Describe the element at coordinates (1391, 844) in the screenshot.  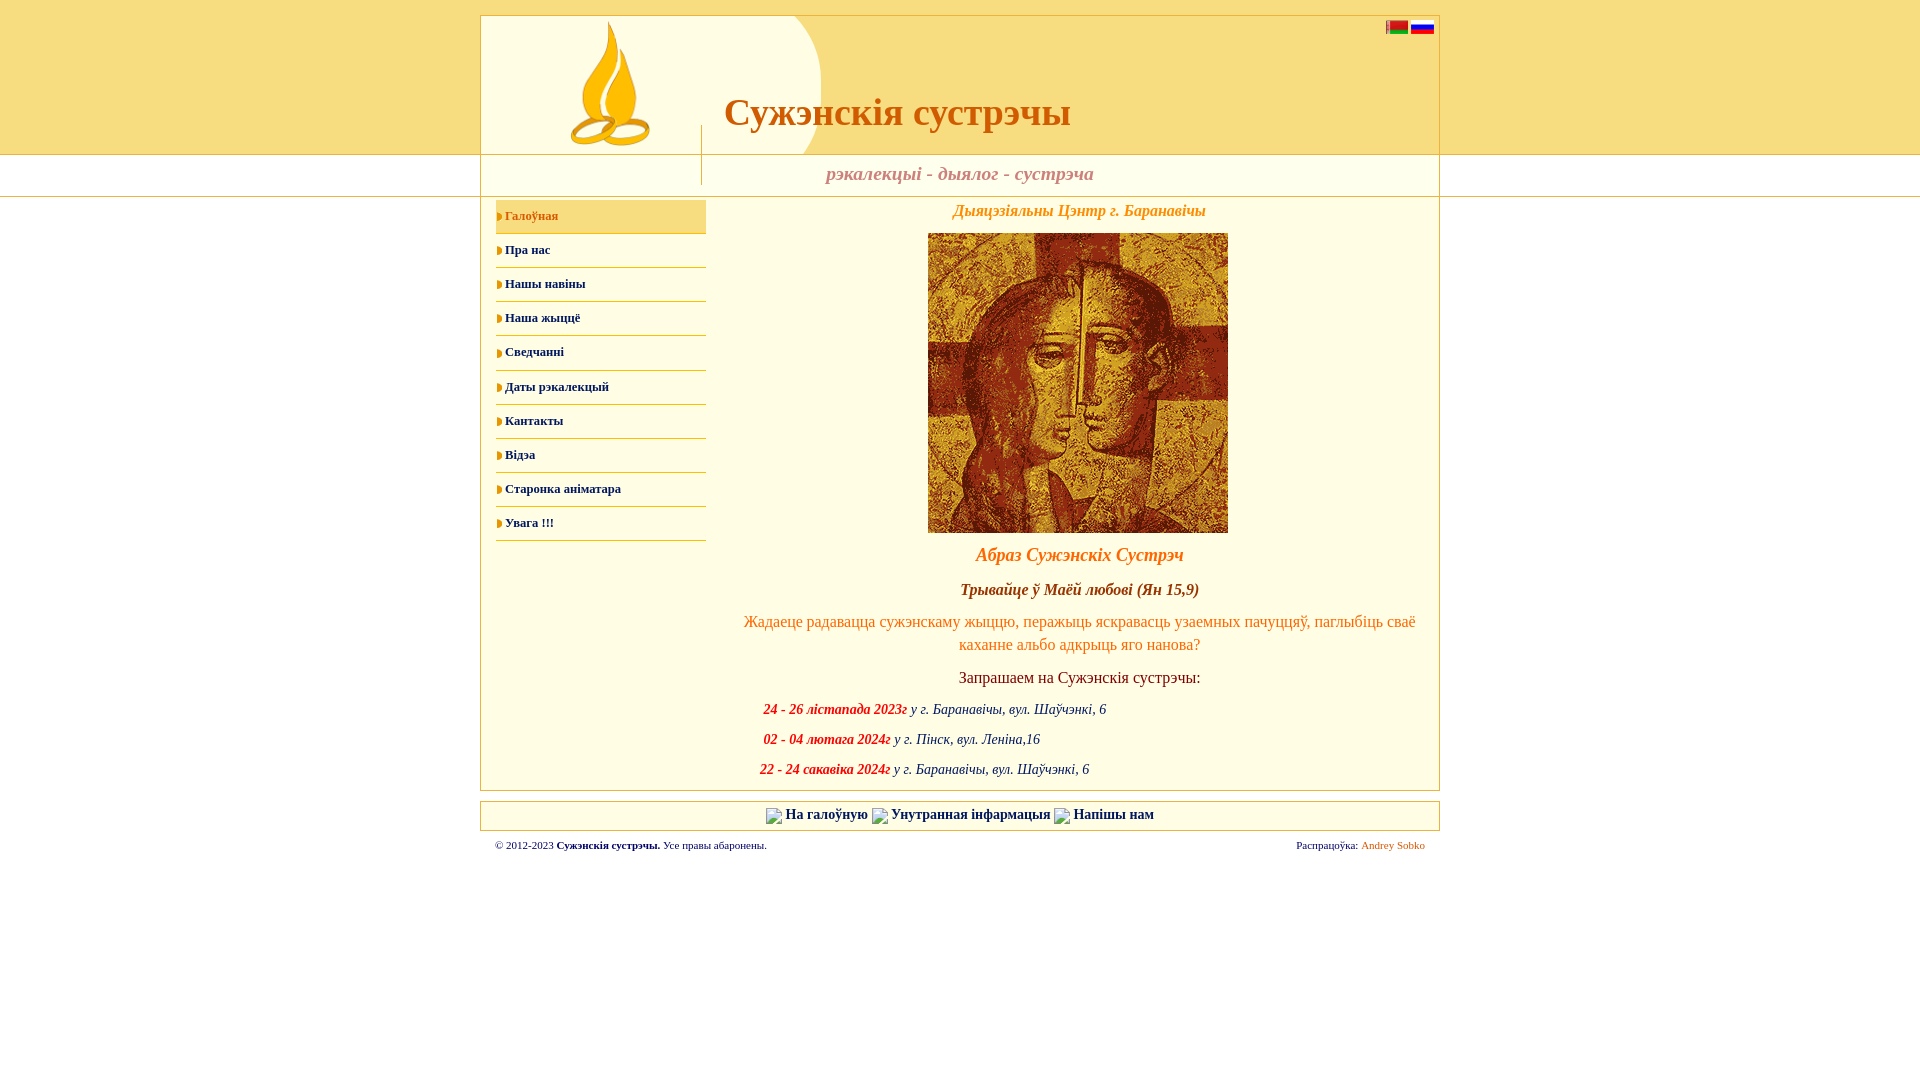
I see `'Andrey Sobko'` at that location.